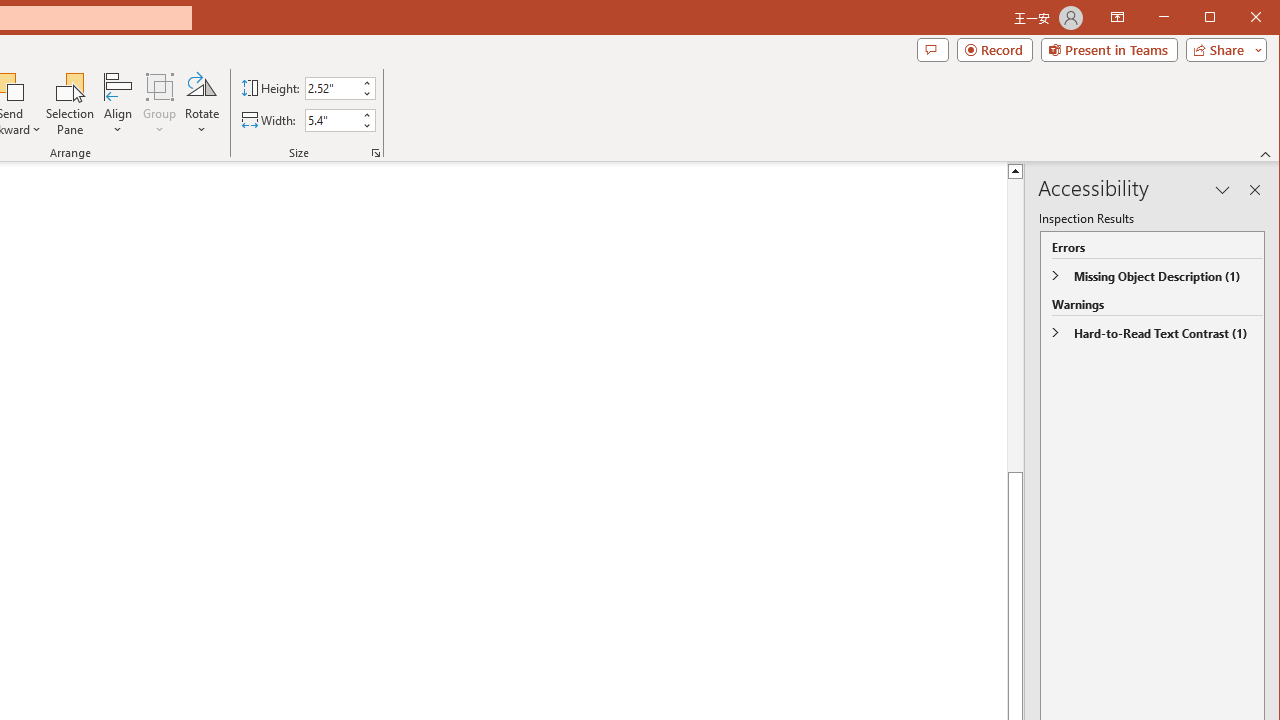 This screenshot has width=1280, height=720. Describe the element at coordinates (1116, 18) in the screenshot. I see `'Ribbon Display Options'` at that location.